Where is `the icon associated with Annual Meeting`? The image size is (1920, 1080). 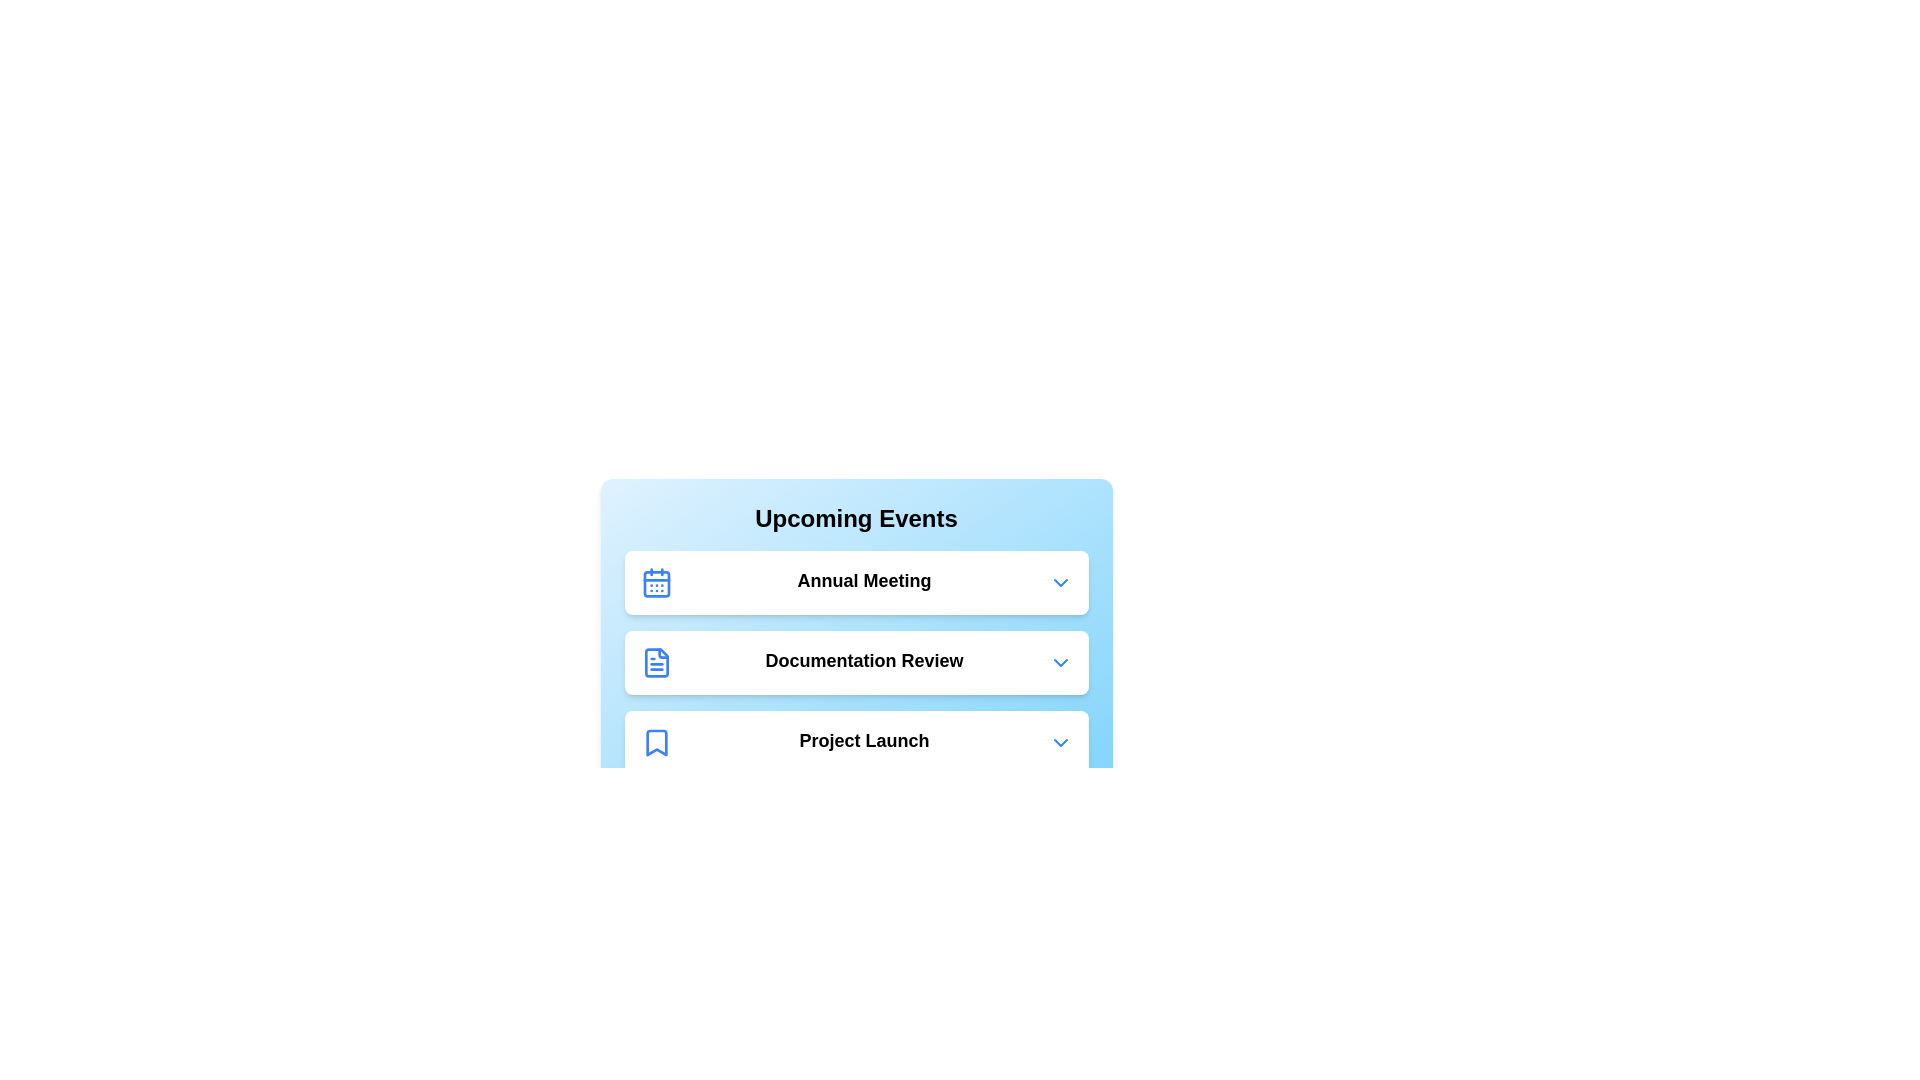 the icon associated with Annual Meeting is located at coordinates (656, 582).